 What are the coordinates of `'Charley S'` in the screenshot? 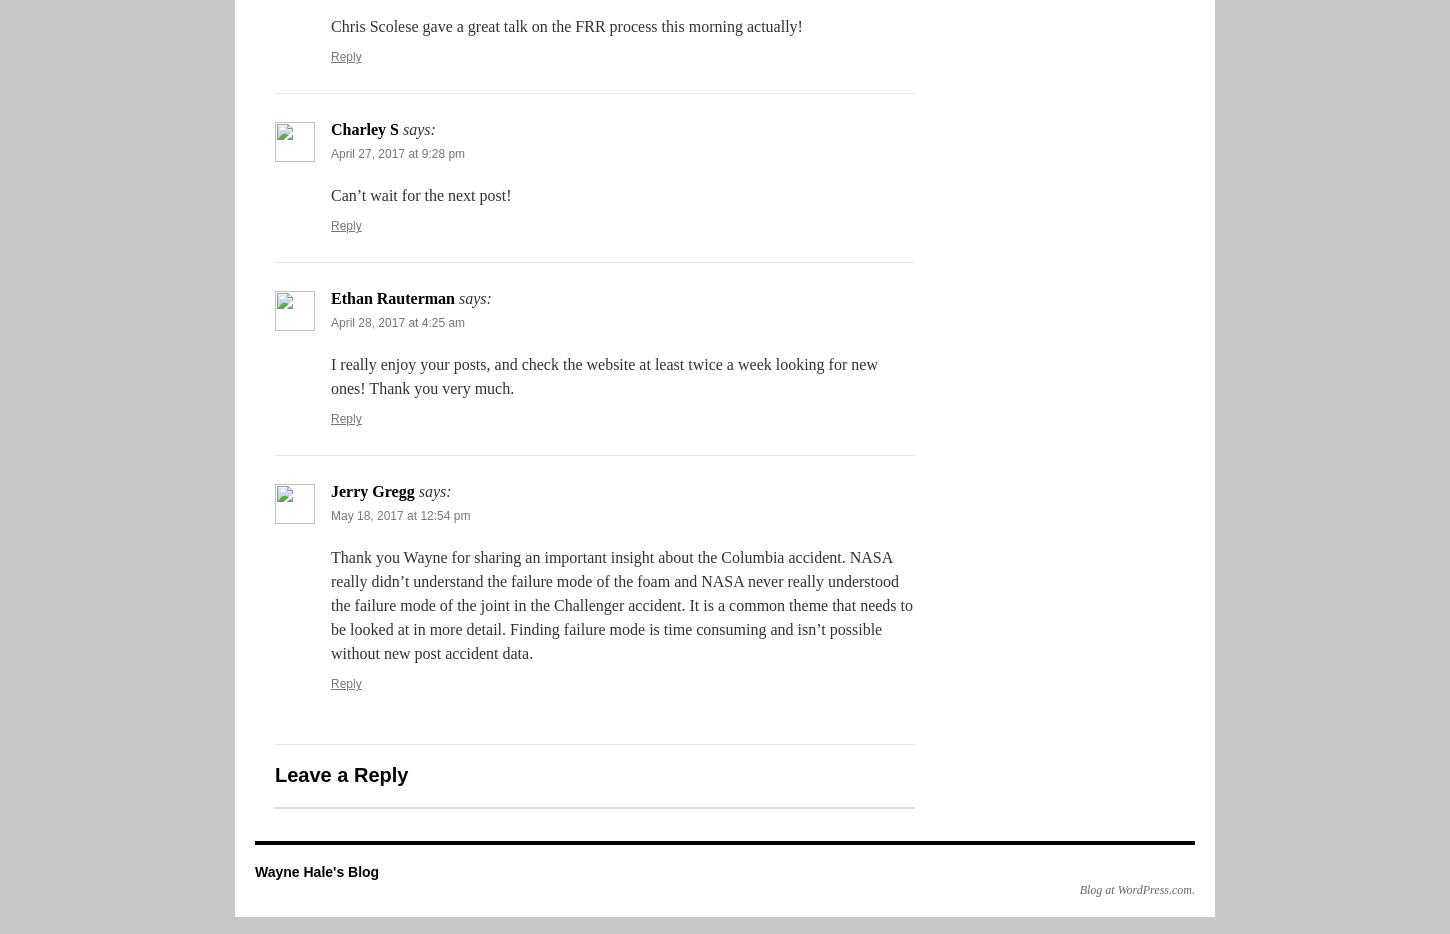 It's located at (363, 128).